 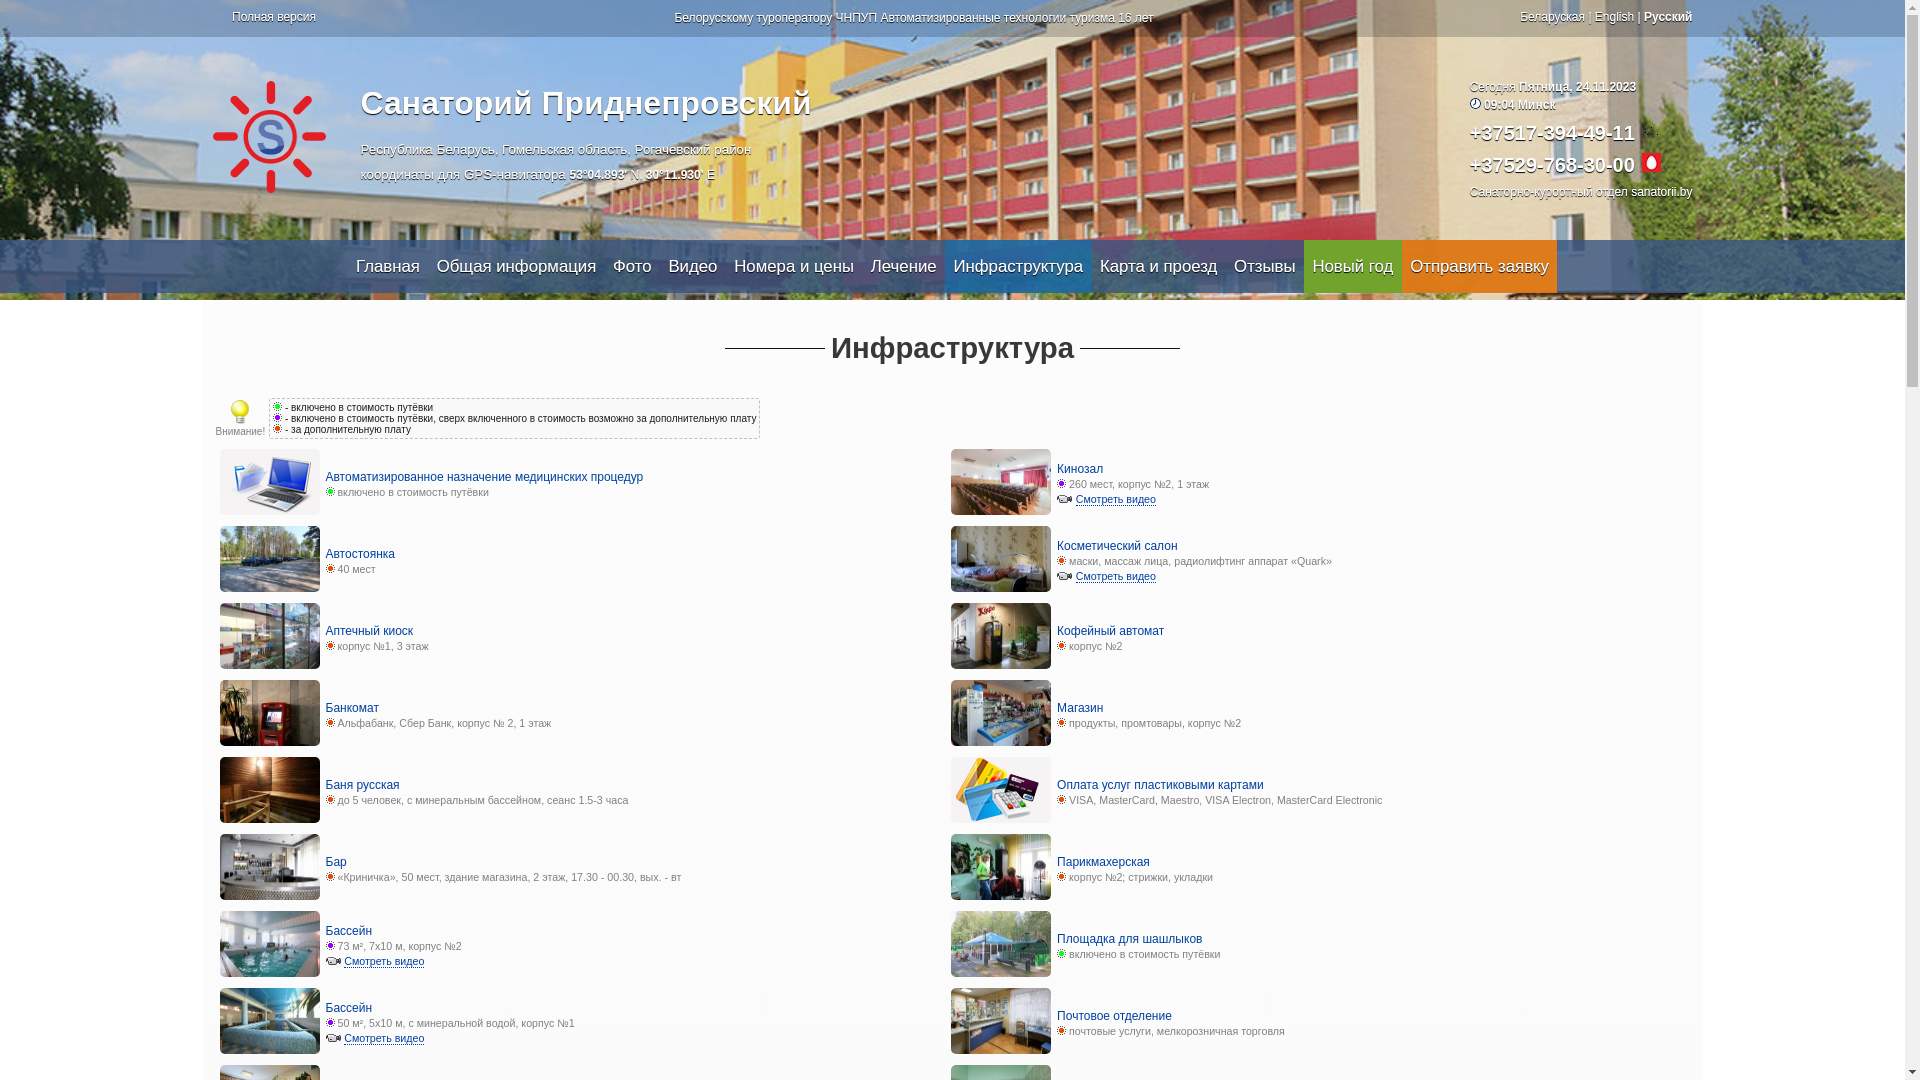 I want to click on '+37529-768-30-00', so click(x=1551, y=164).